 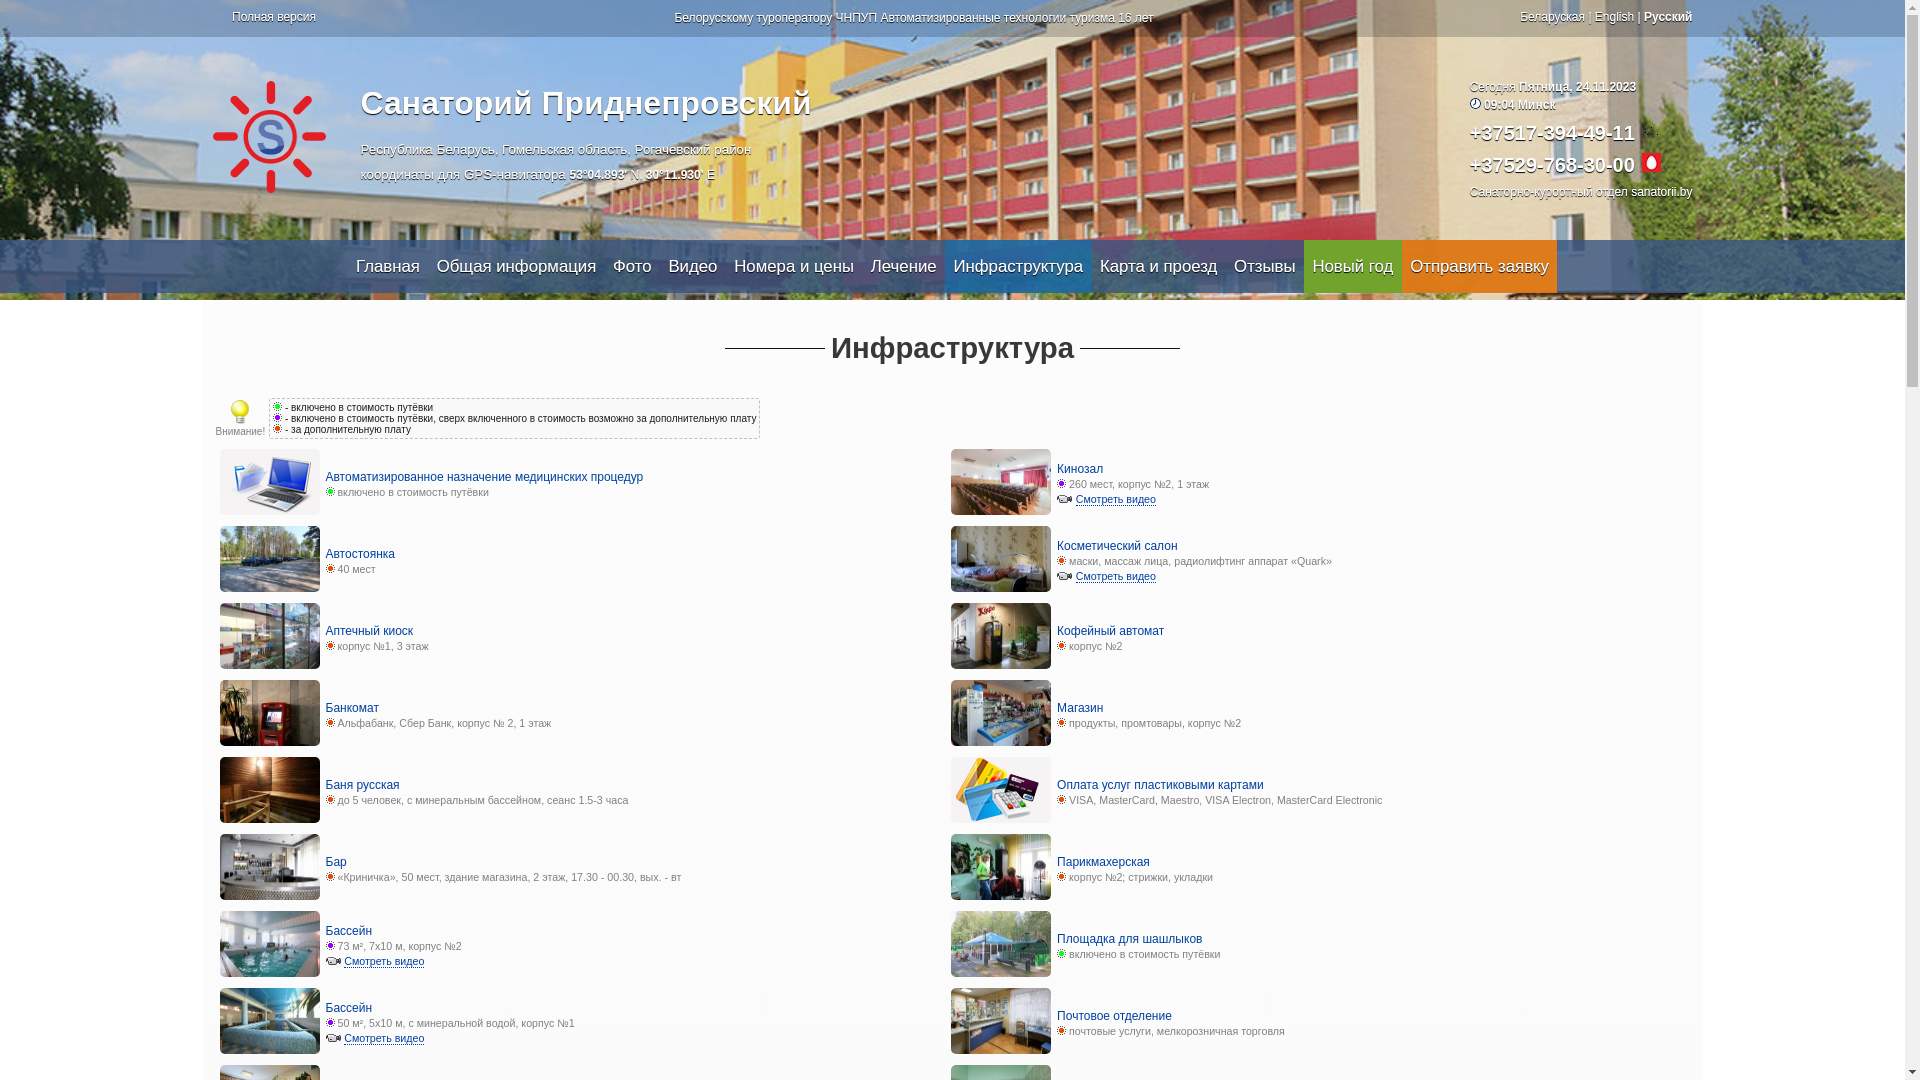 I want to click on '+37529-768-30-00', so click(x=1551, y=164).